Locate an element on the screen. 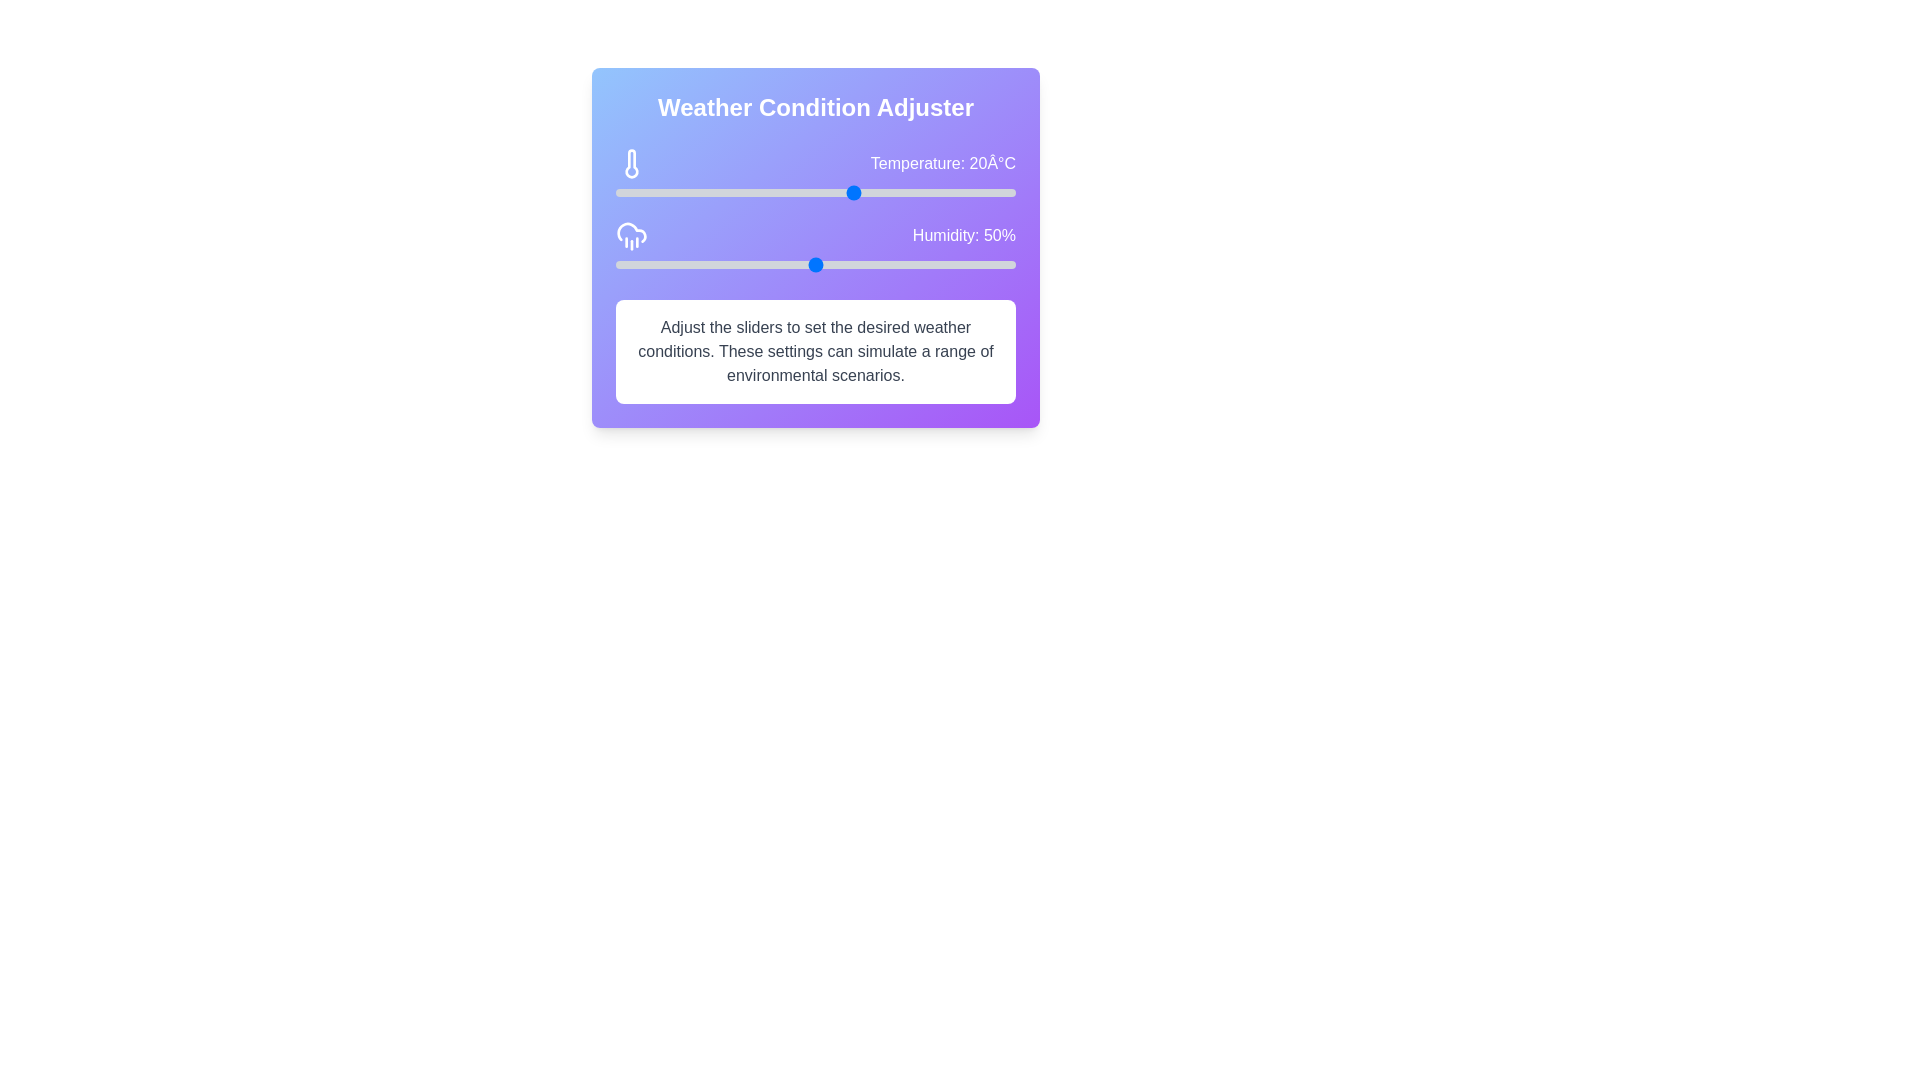 The image size is (1920, 1080). the temperature slider to set the temperature to 7°C is located at coordinates (751, 192).